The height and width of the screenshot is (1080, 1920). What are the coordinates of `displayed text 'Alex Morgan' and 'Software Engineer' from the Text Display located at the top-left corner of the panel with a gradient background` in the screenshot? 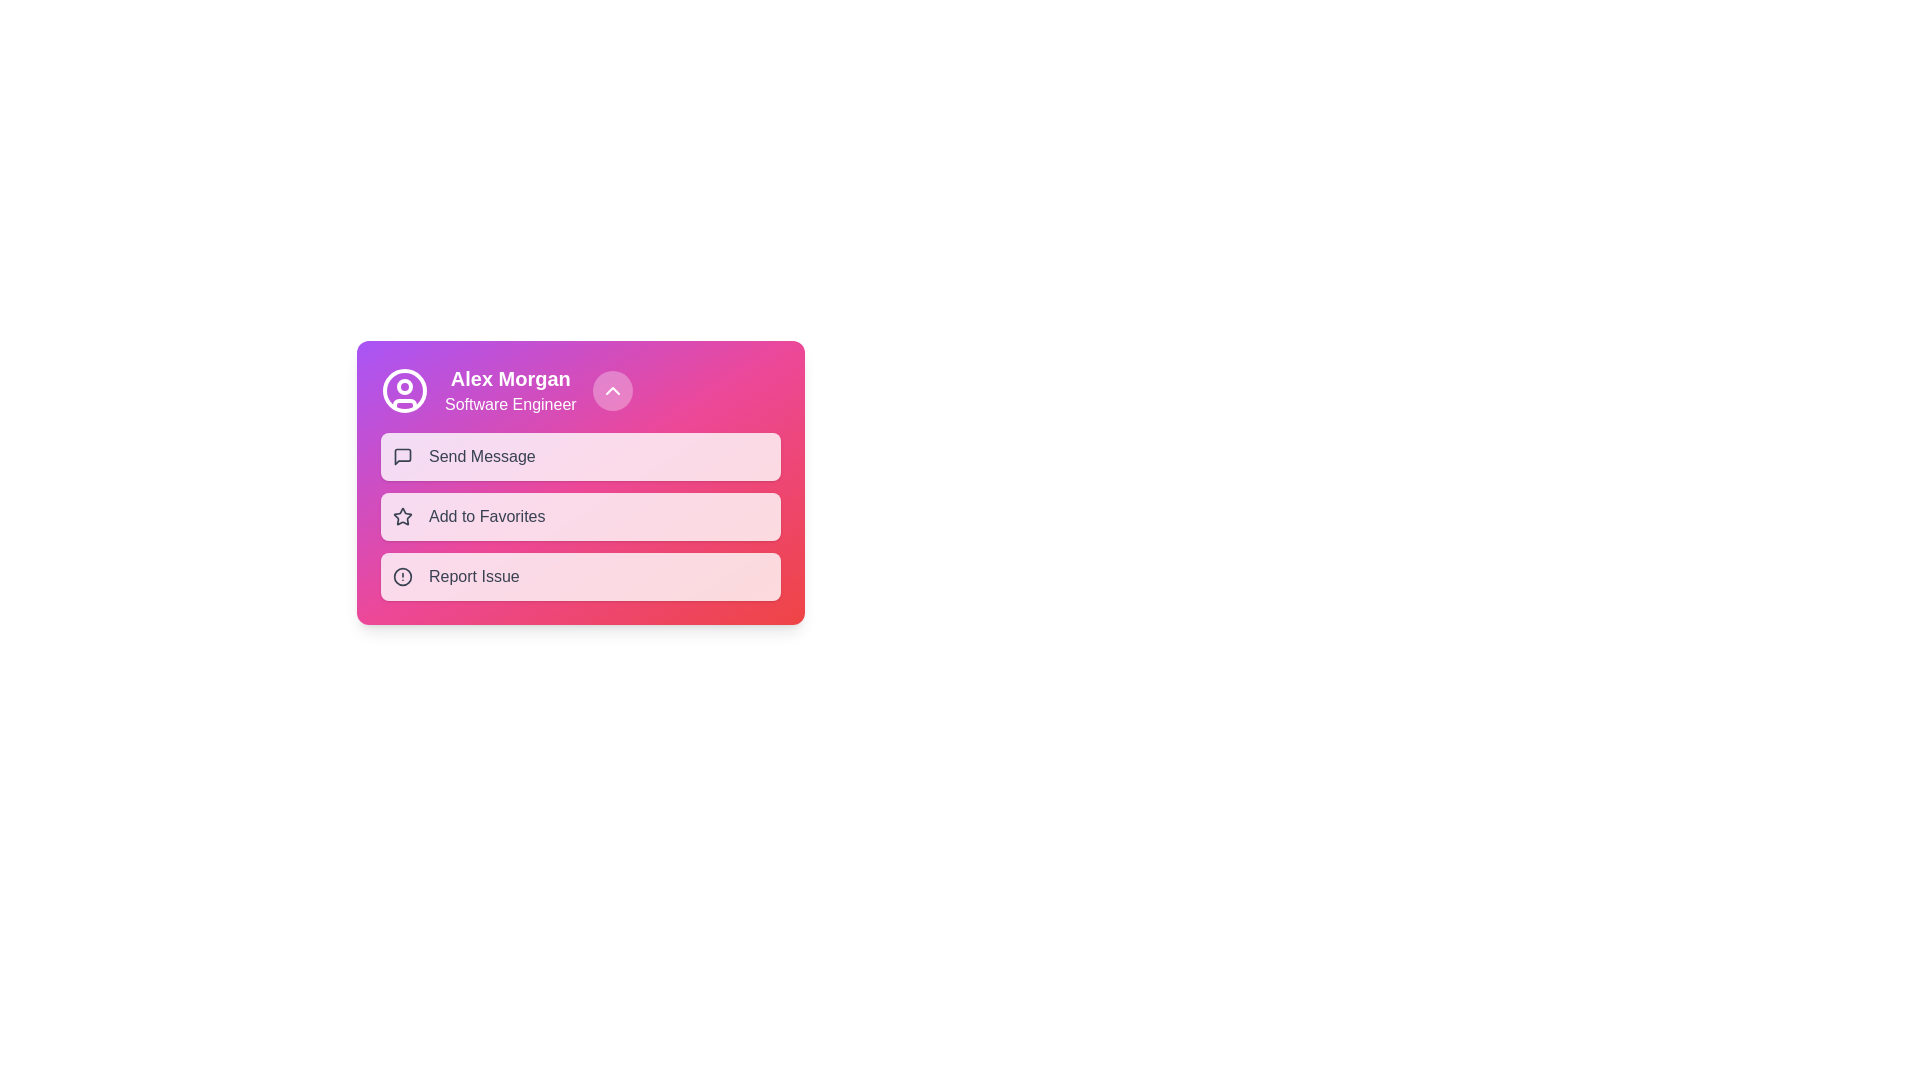 It's located at (510, 390).